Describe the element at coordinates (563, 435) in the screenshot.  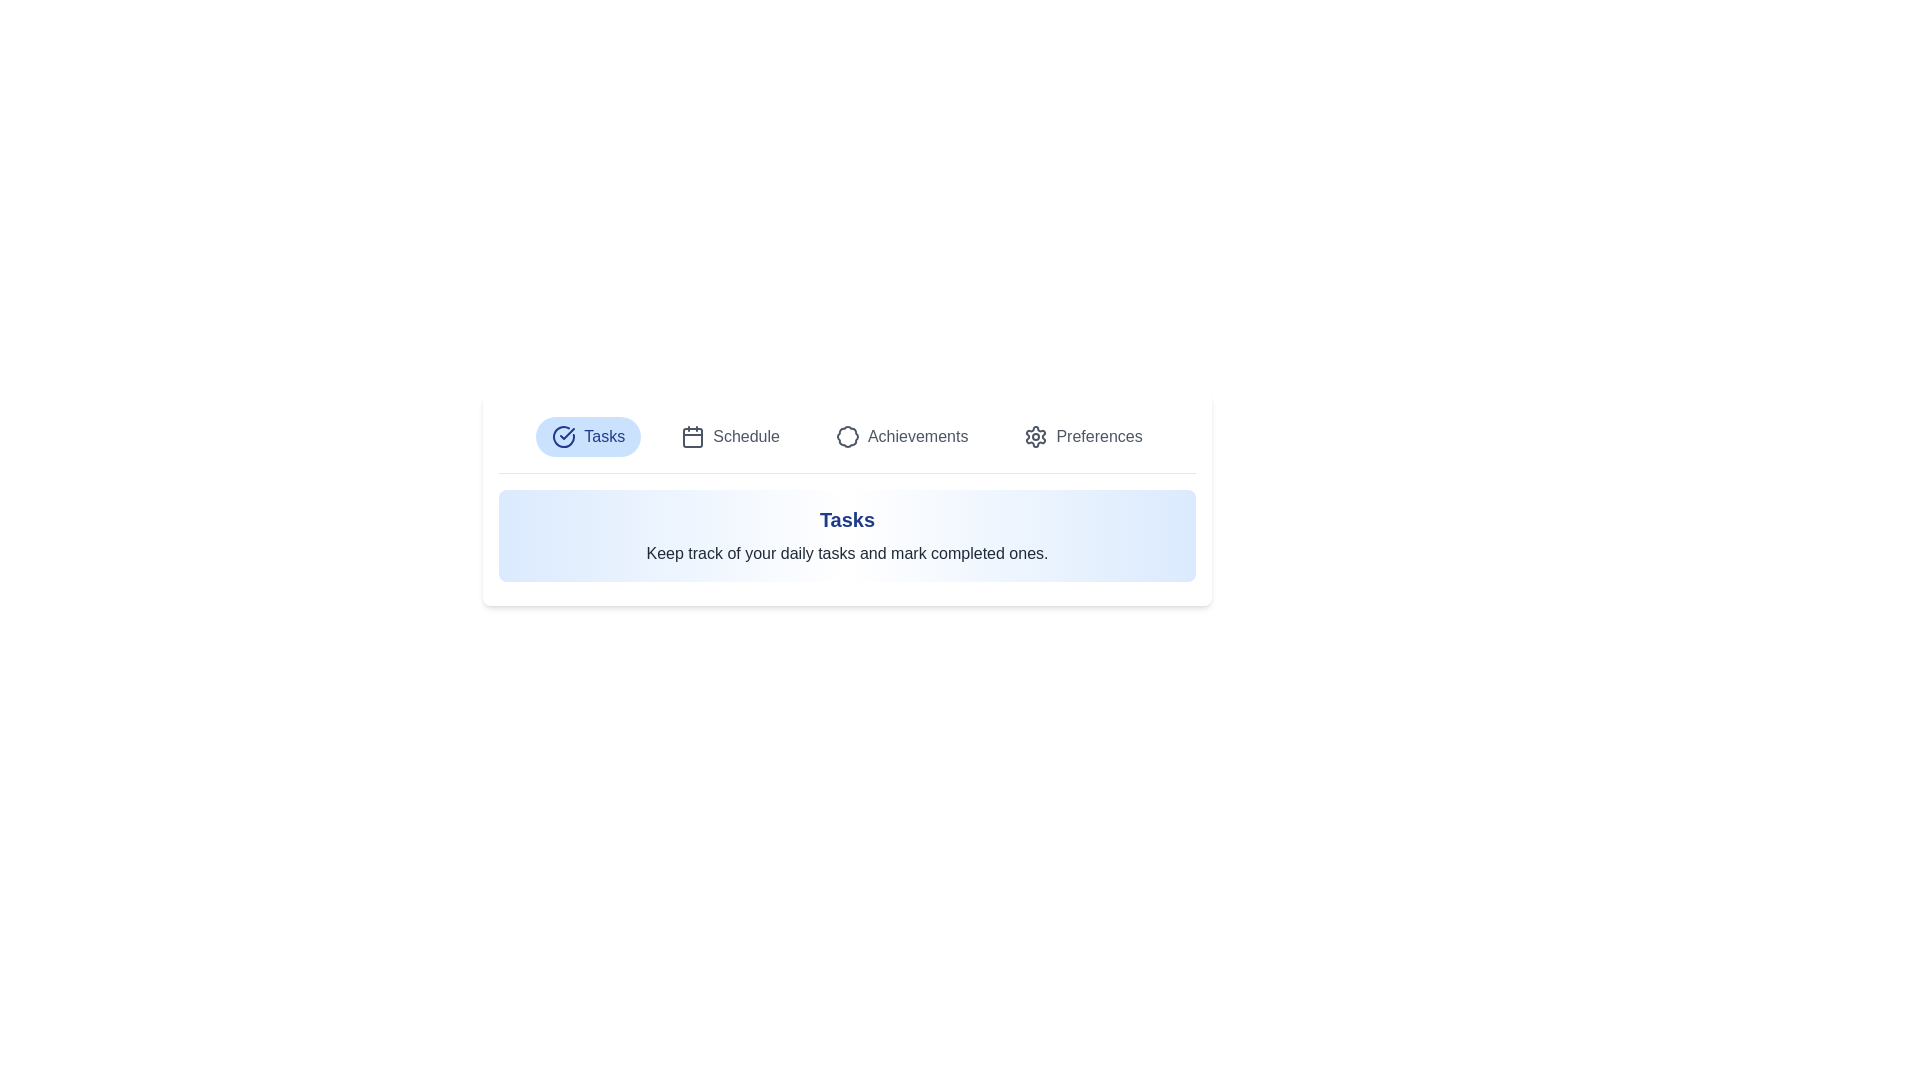
I see `the decorative icon that indicates the 'Tasks' section is selected, located on the left side inside the 'Tasks' button at the top of the card interface` at that location.